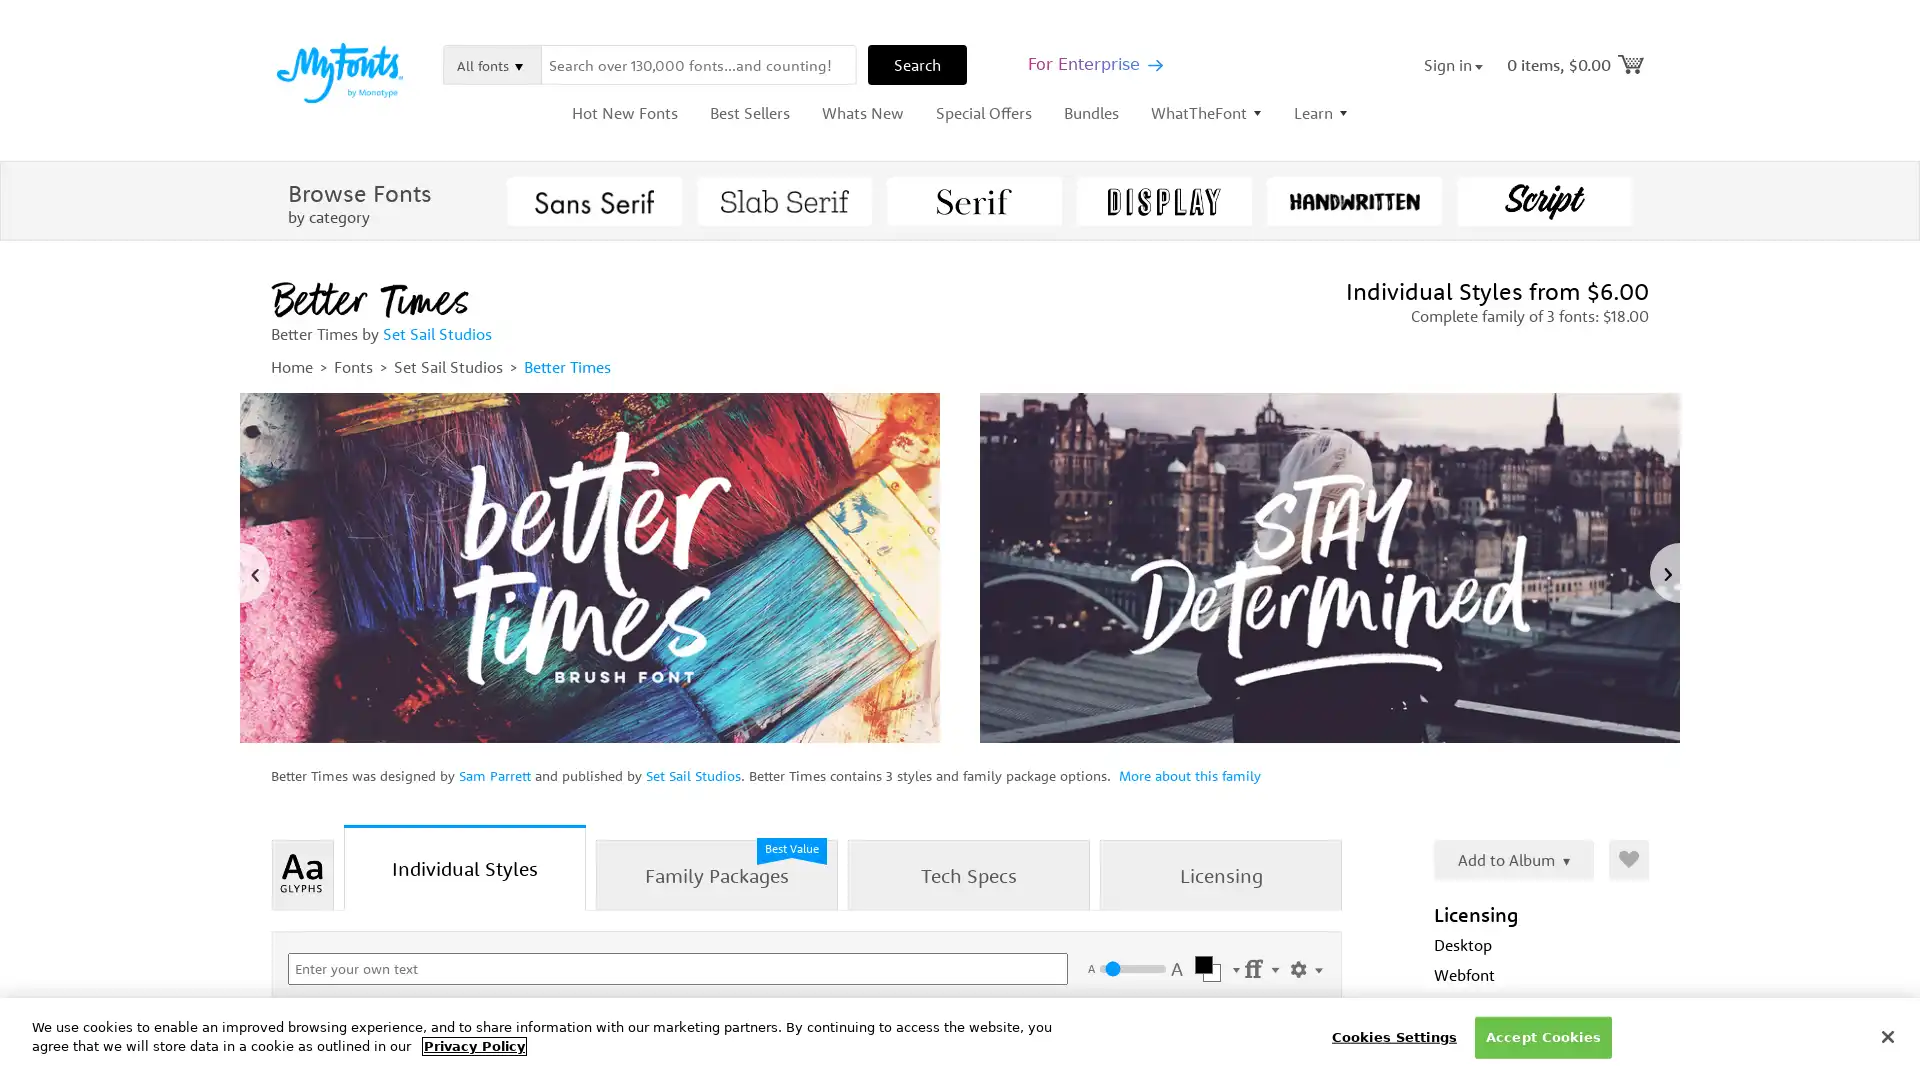  What do you see at coordinates (1306, 966) in the screenshot?
I see `Show Settings` at bounding box center [1306, 966].